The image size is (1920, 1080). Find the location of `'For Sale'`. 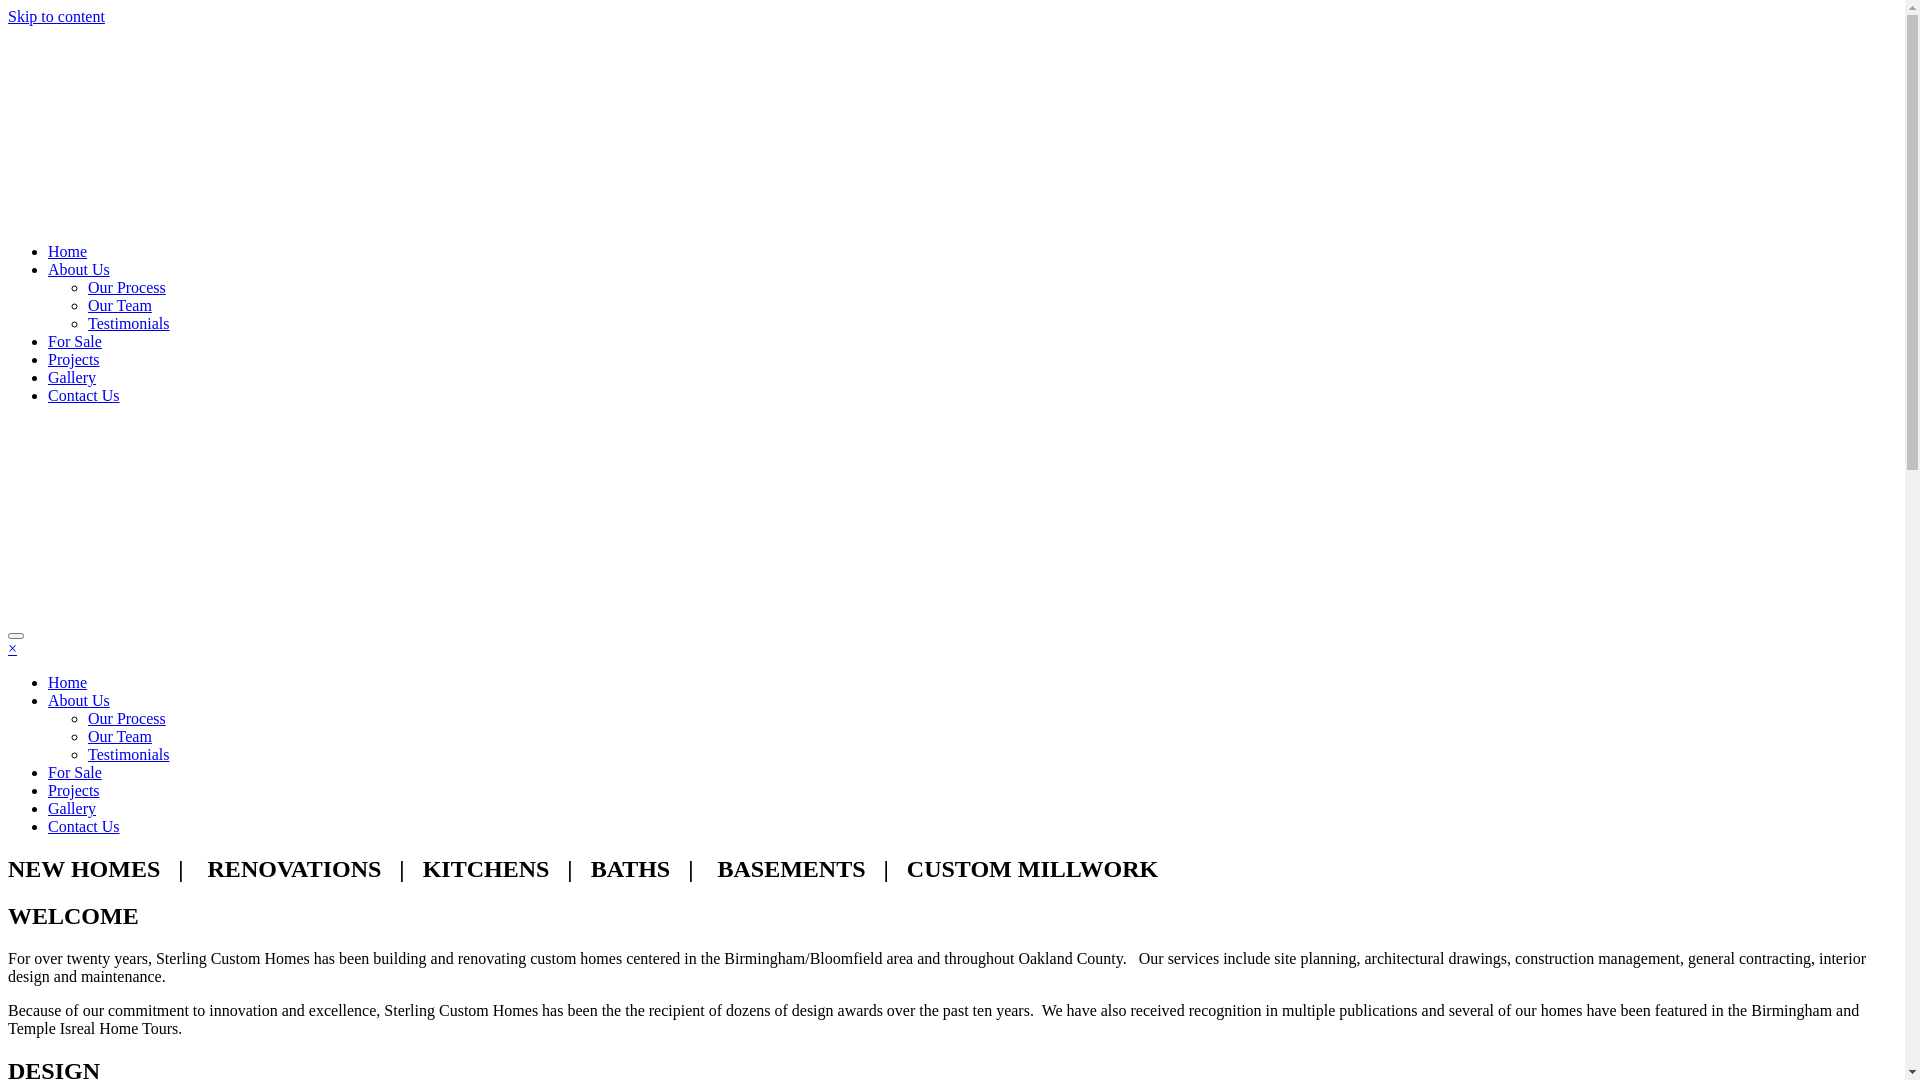

'For Sale' is located at coordinates (75, 340).